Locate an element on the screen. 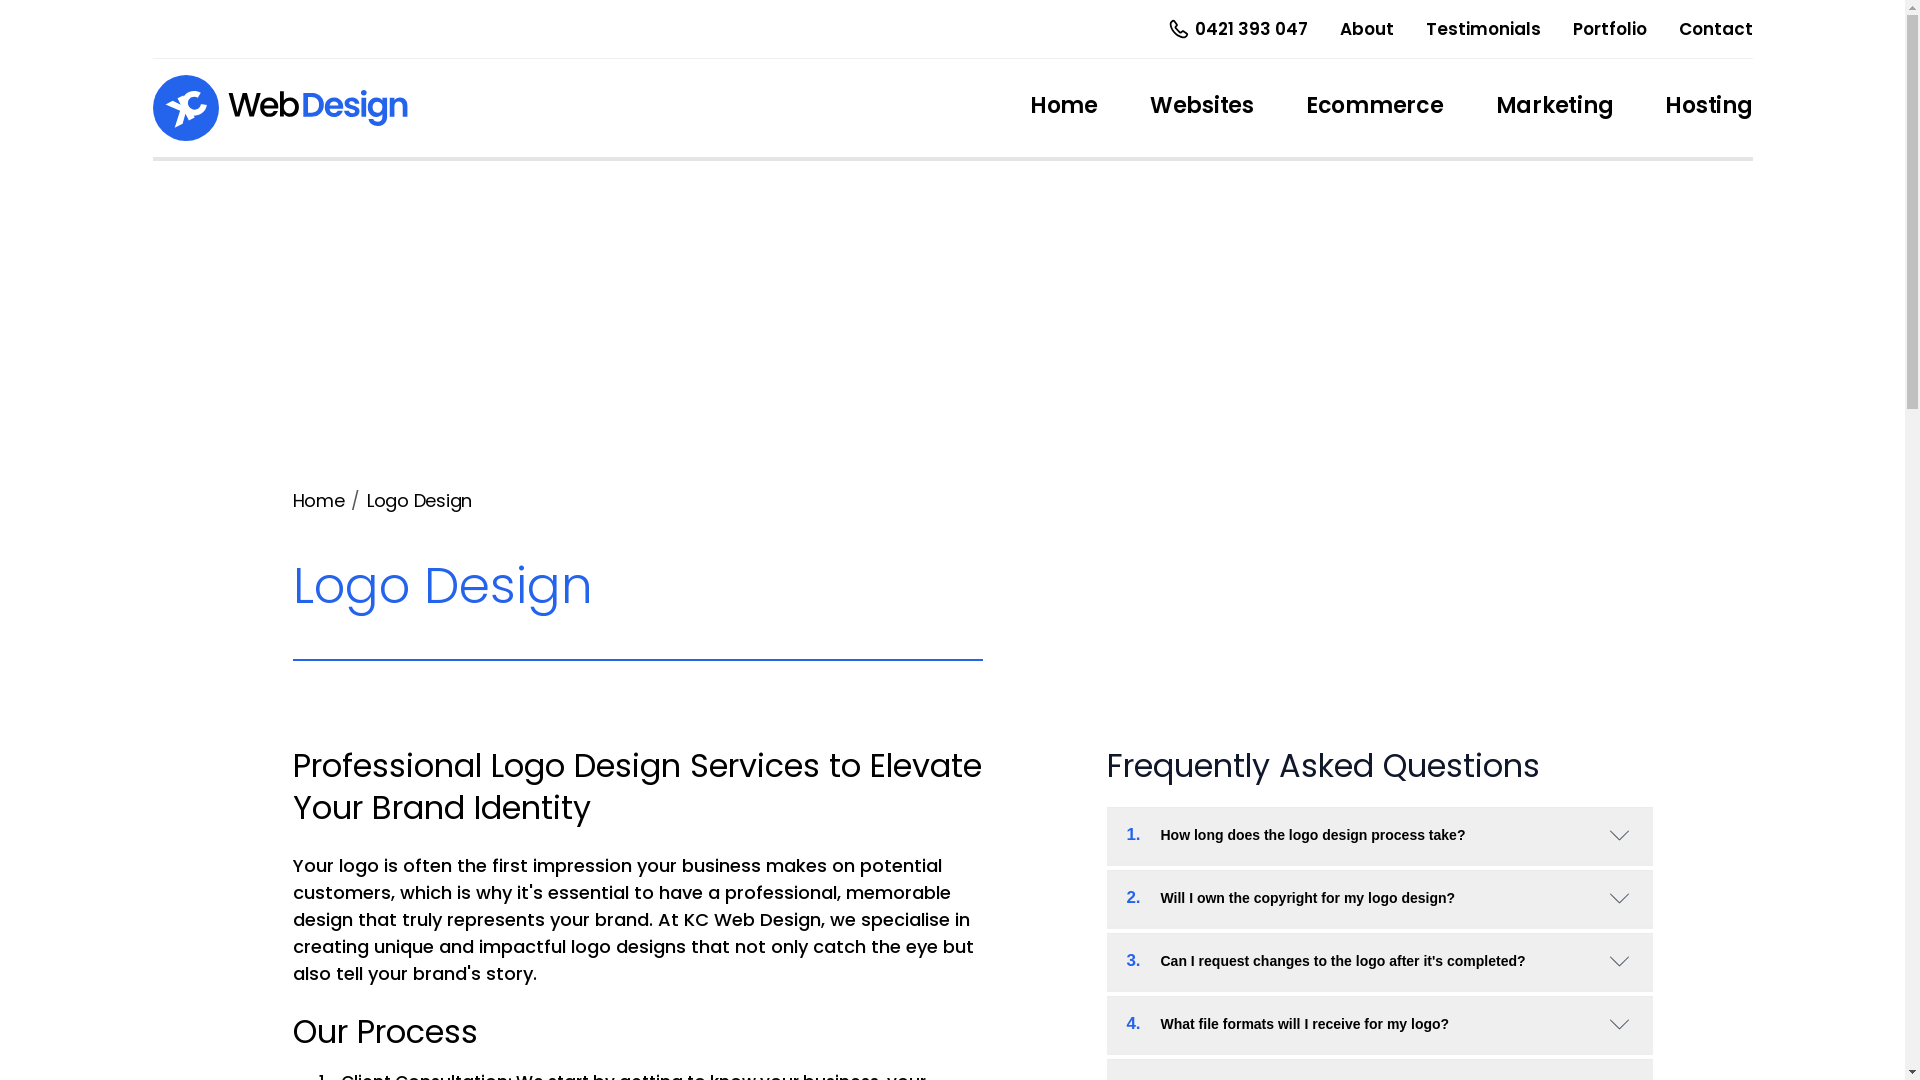 This screenshot has height=1080, width=1920. 'Contact' is located at coordinates (1678, 28).